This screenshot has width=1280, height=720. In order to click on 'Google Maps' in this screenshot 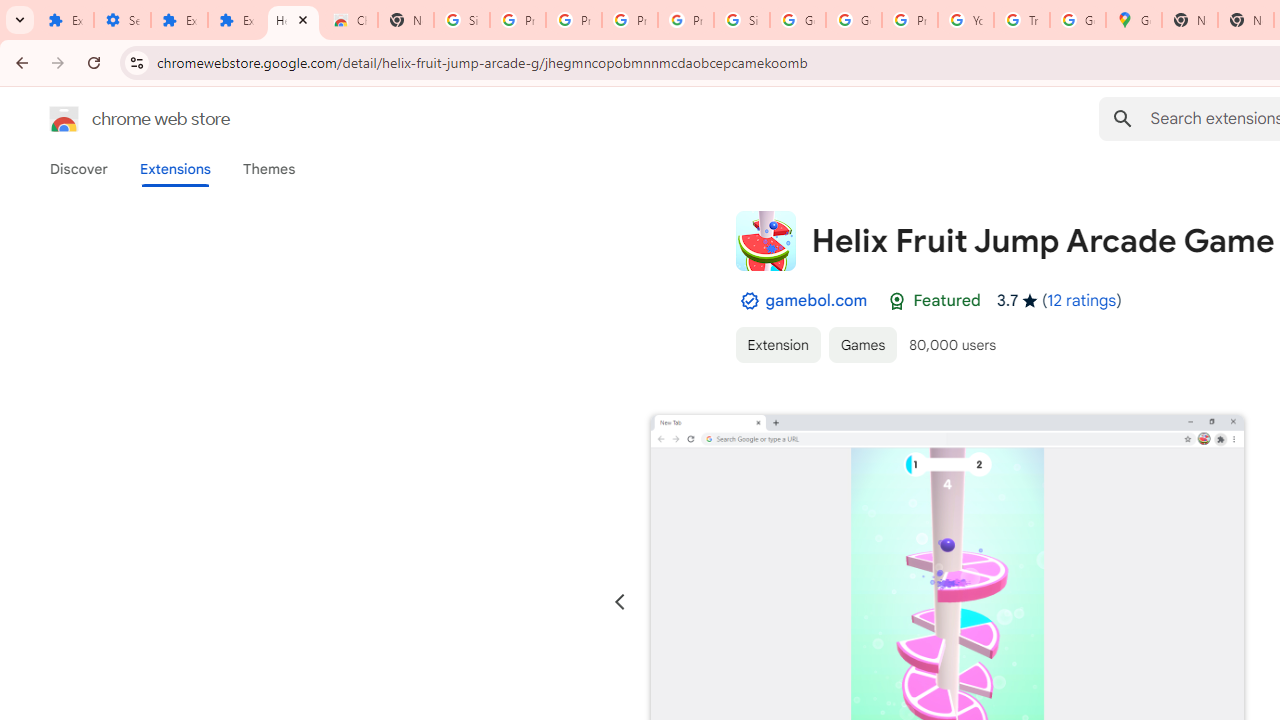, I will do `click(1134, 20)`.